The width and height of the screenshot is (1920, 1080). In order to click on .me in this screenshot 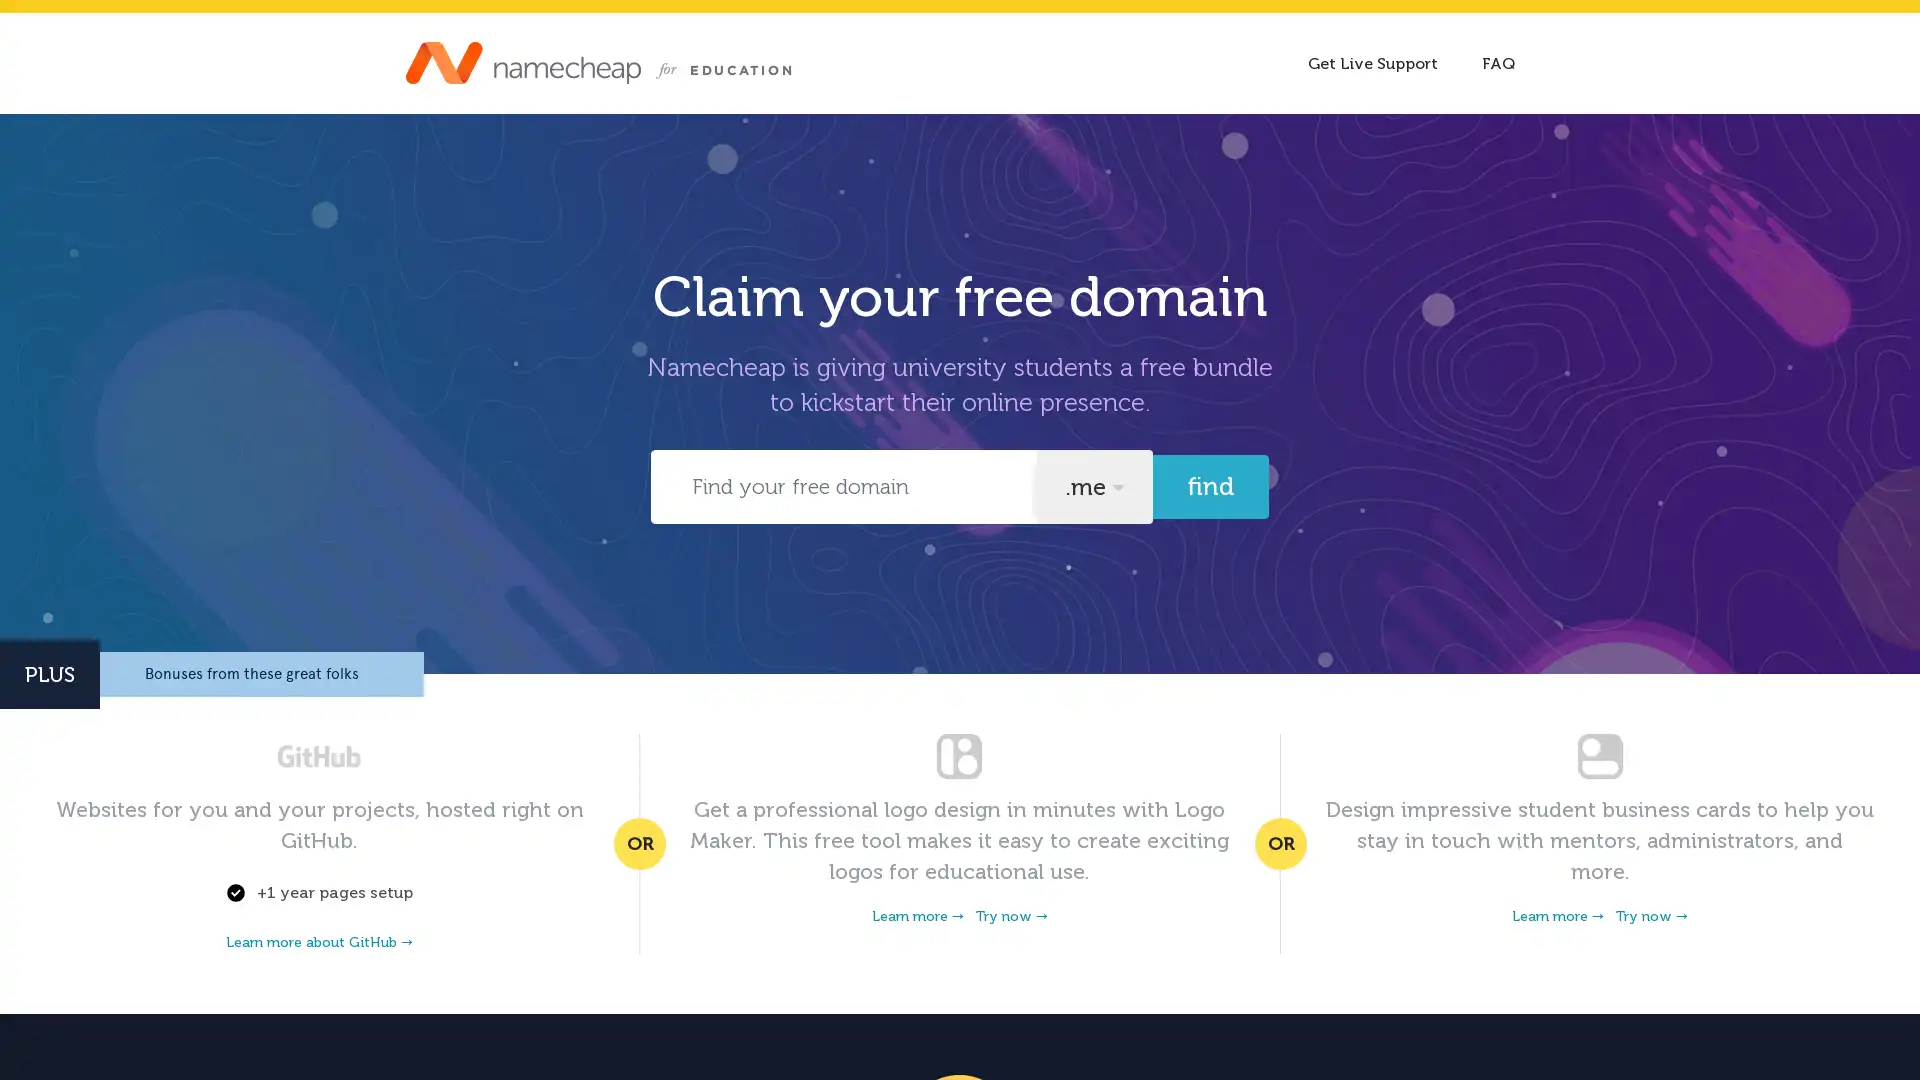, I will do `click(1093, 486)`.